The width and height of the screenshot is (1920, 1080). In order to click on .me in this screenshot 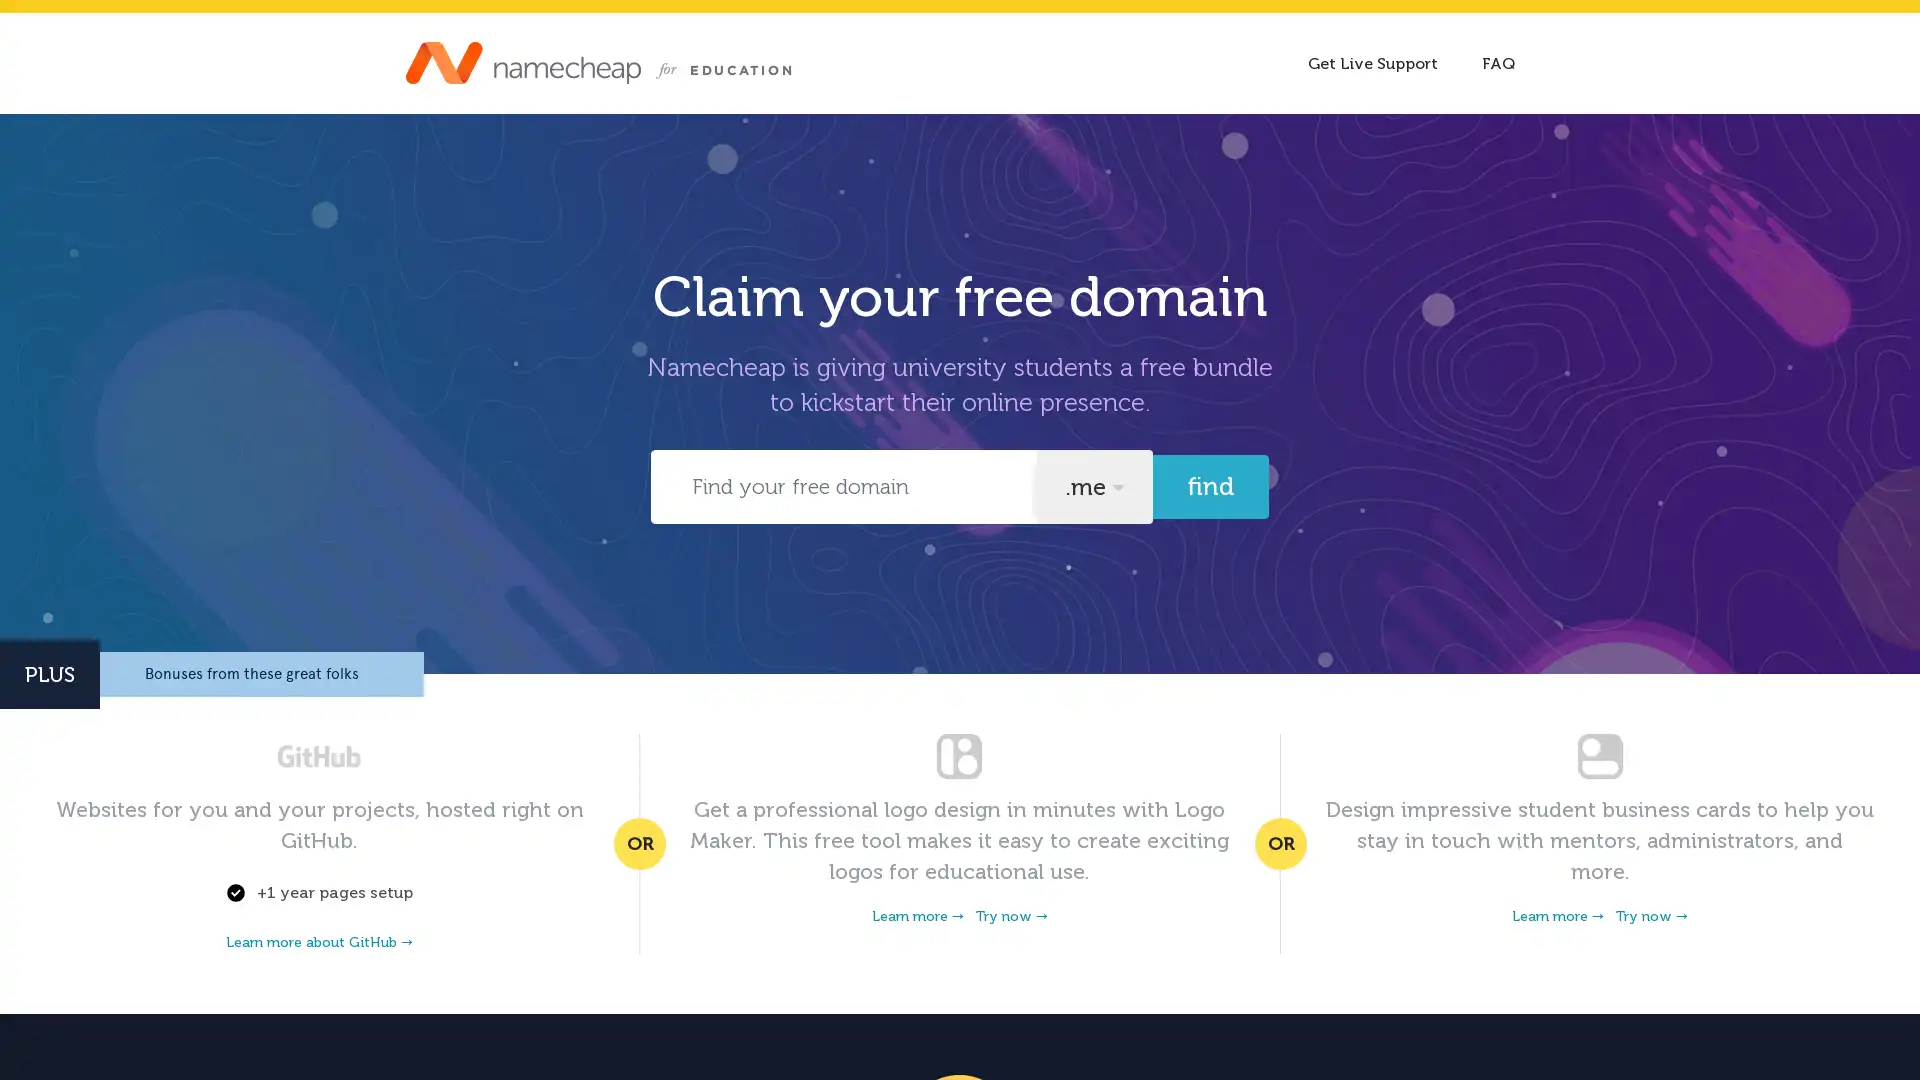, I will do `click(1093, 486)`.